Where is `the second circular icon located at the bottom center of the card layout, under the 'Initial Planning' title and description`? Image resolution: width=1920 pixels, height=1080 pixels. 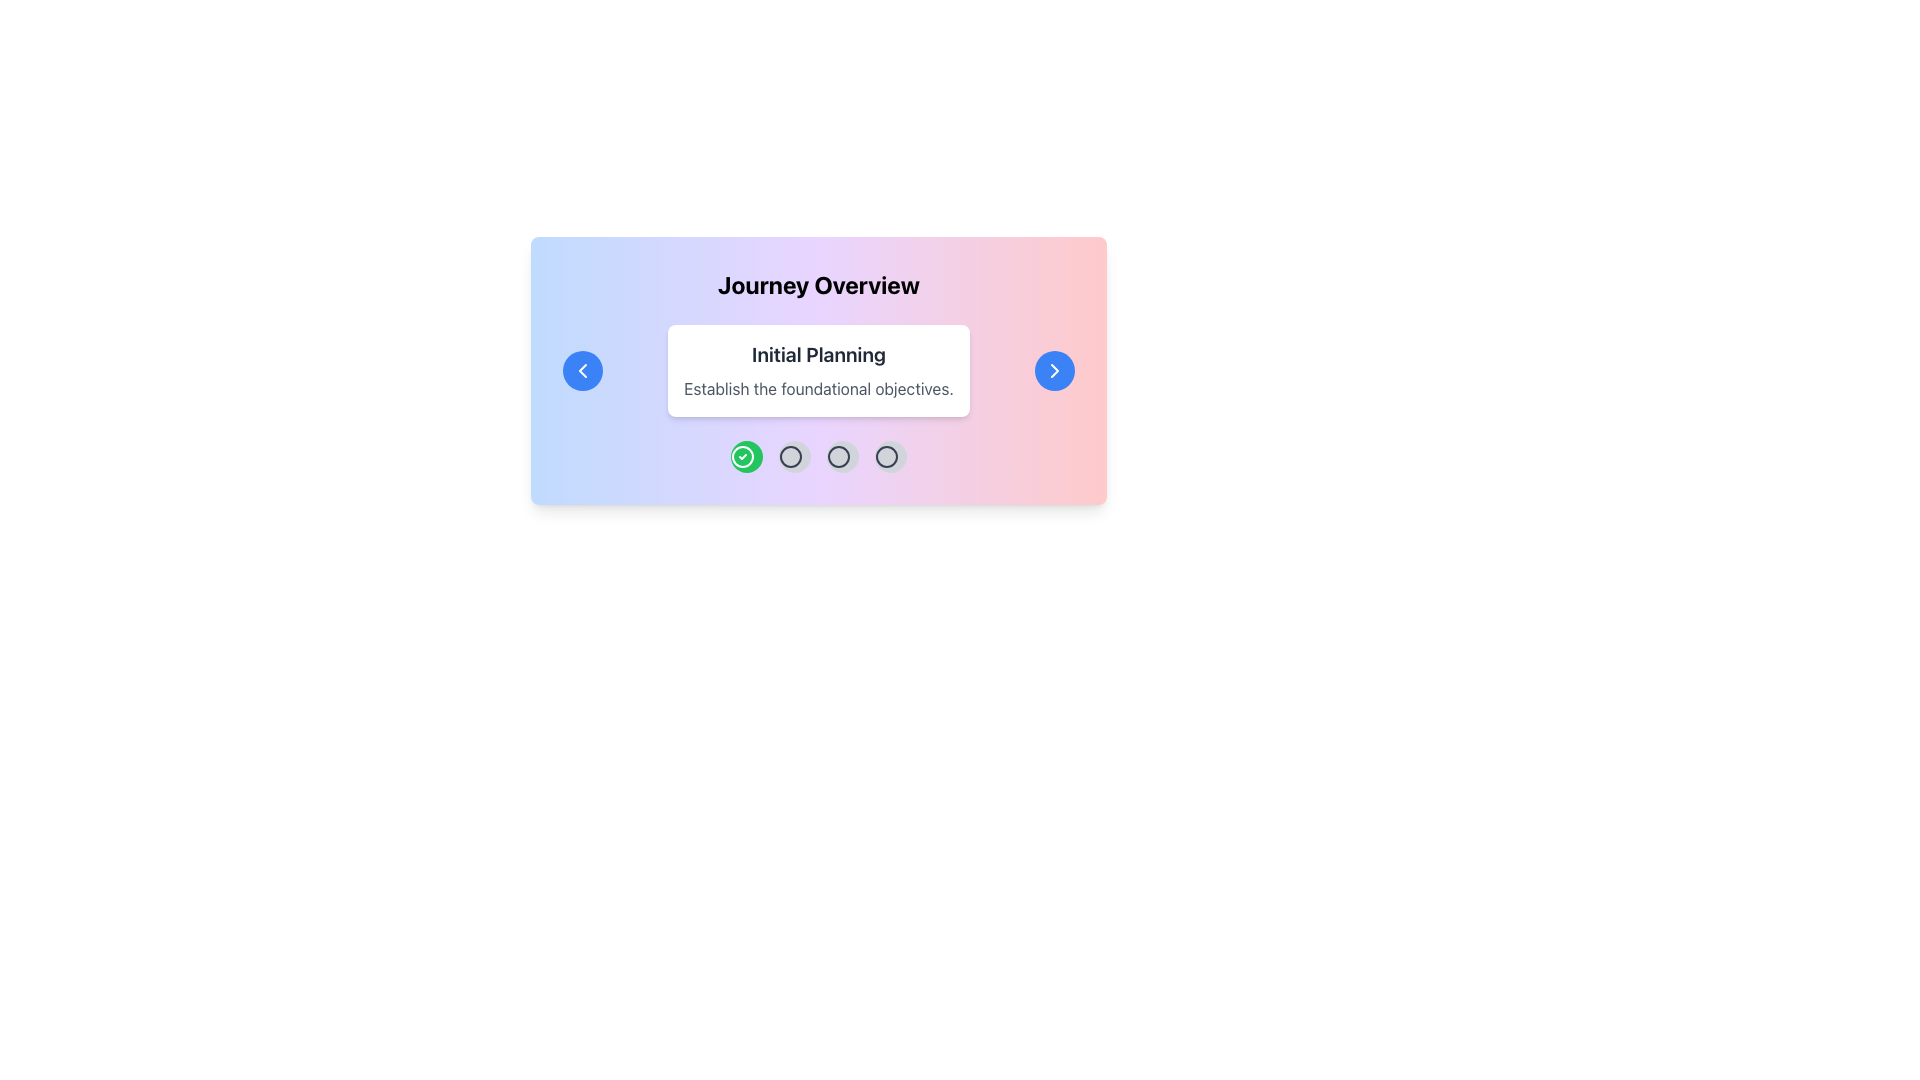 the second circular icon located at the bottom center of the card layout, under the 'Initial Planning' title and description is located at coordinates (790, 456).